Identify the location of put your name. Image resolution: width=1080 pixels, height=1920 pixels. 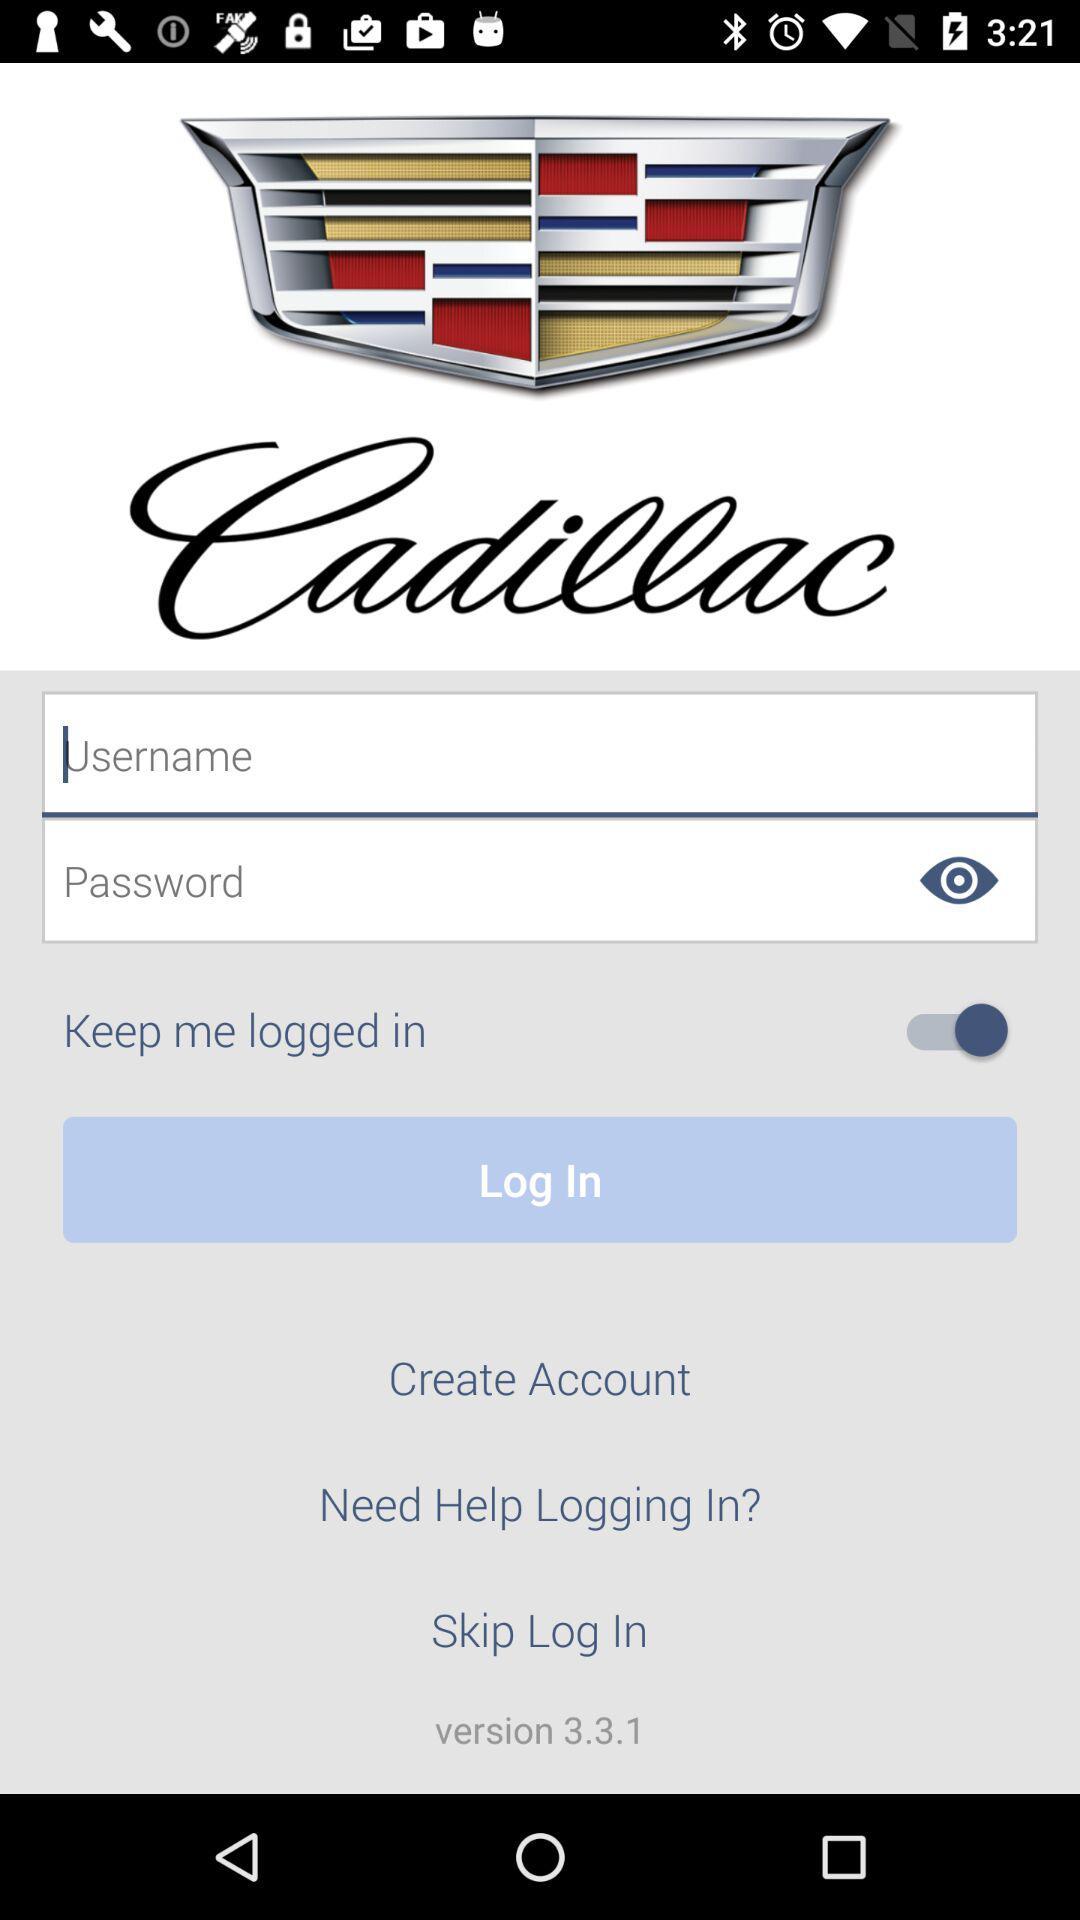
(540, 753).